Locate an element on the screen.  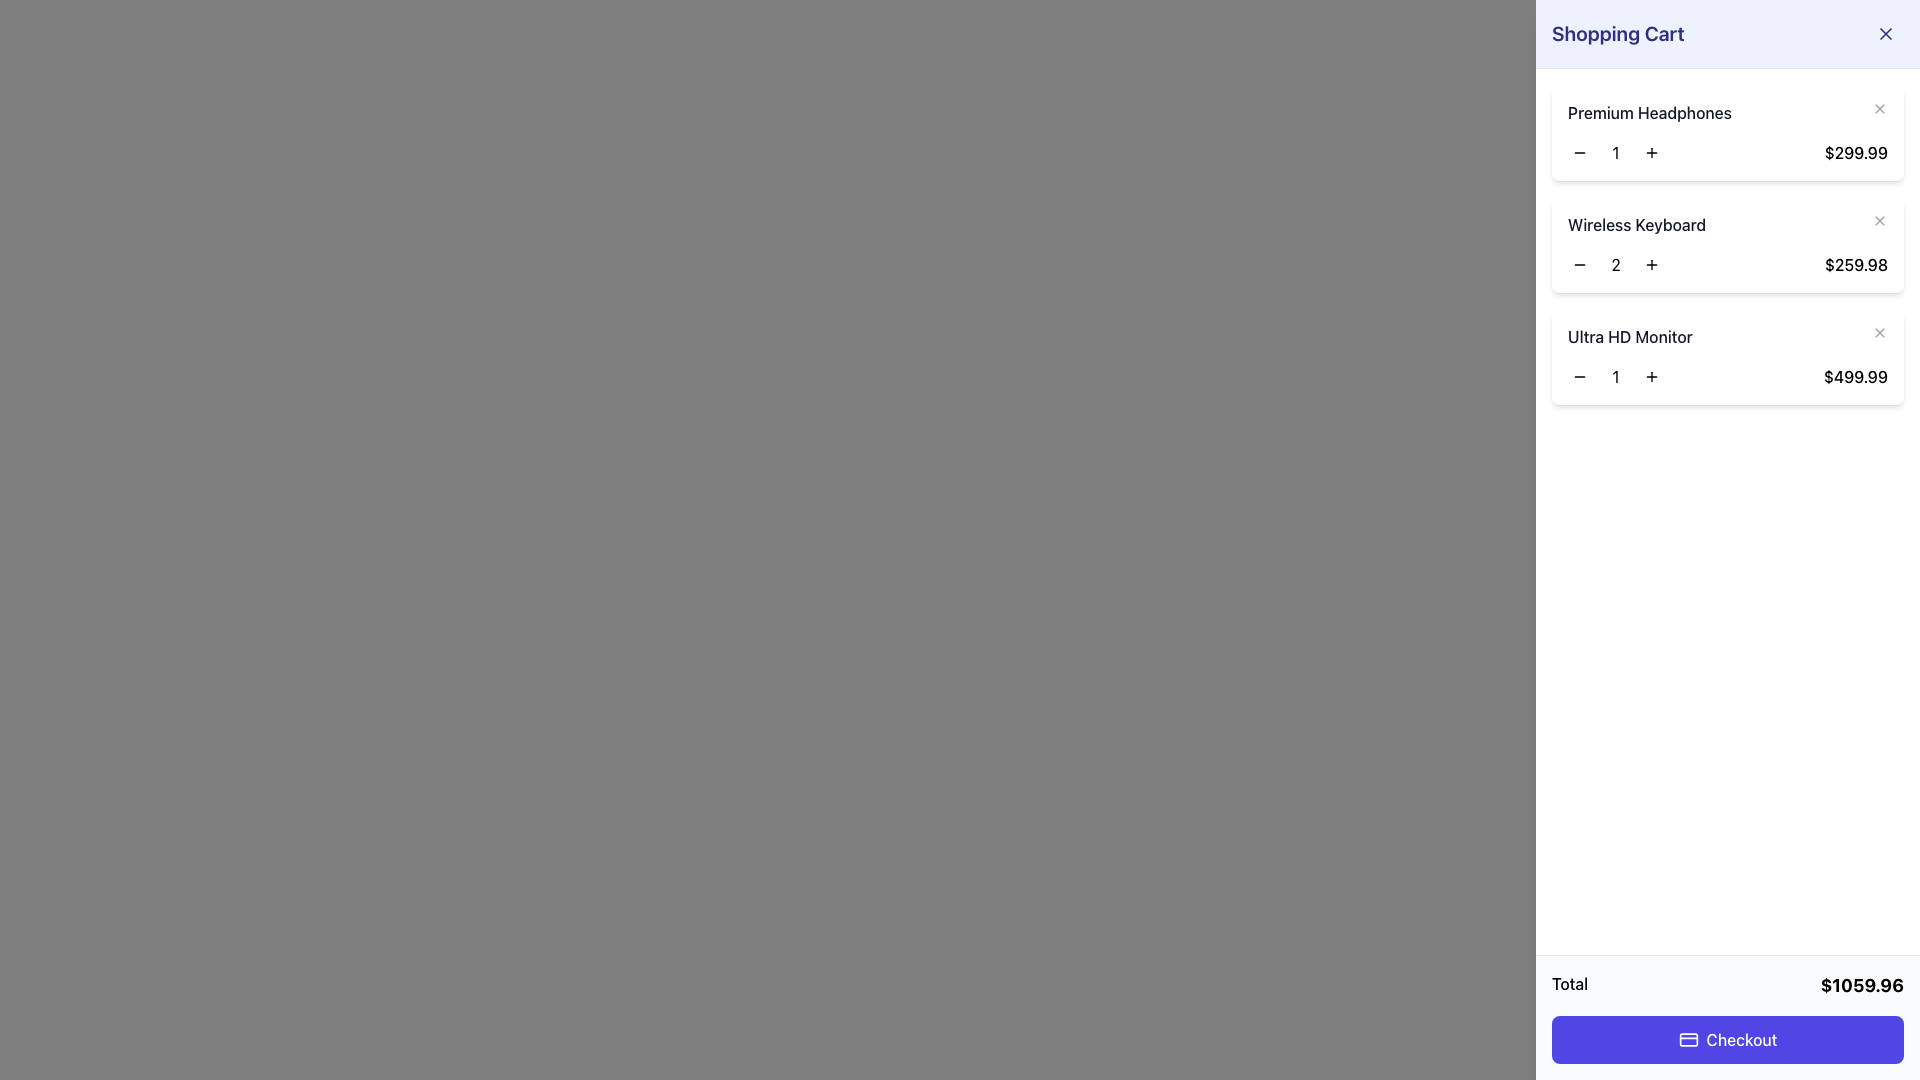
the circular button with a light background and a plus icon to increase the quantity of the 'Wireless Keyboard' in the shopping cart is located at coordinates (1651, 264).